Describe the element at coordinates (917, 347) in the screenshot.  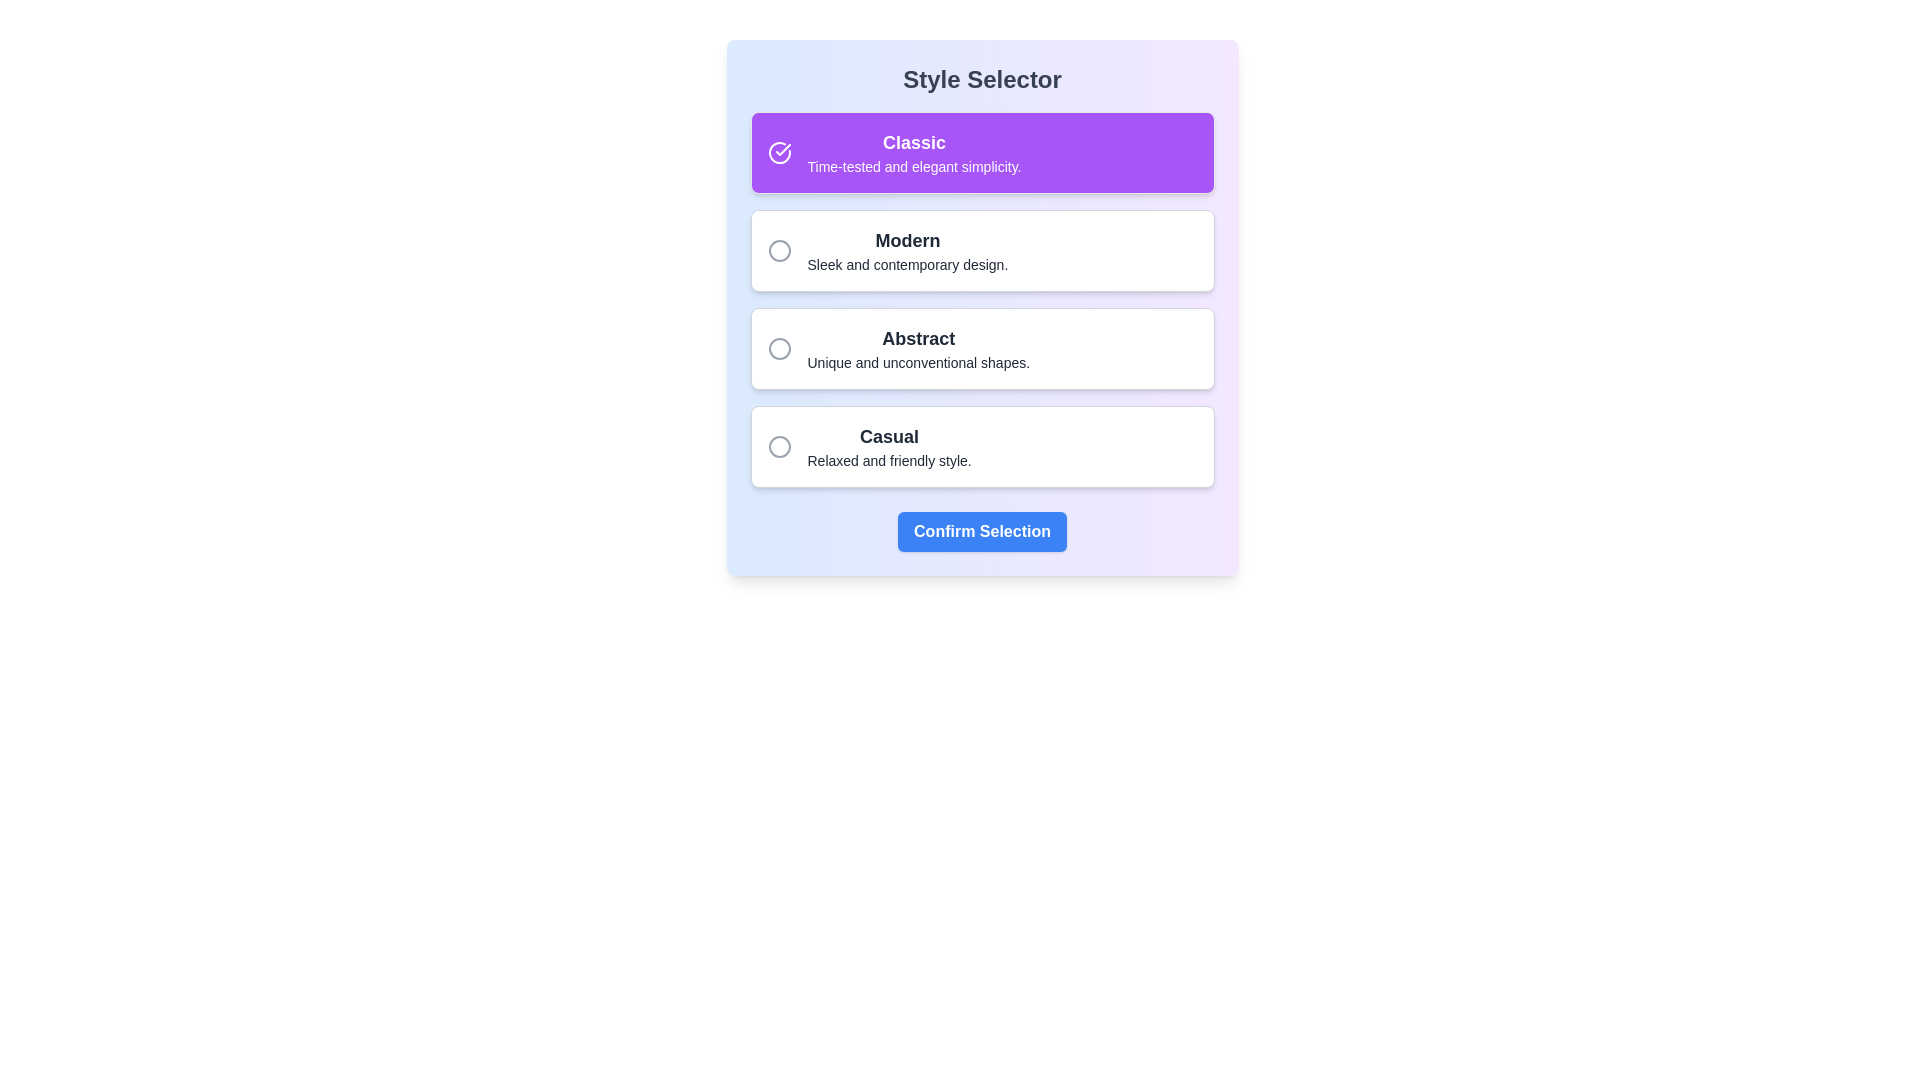
I see `the 'Abstract' style option within the style selection menu, which is the second selectable option in the list under 'Style Selector'` at that location.